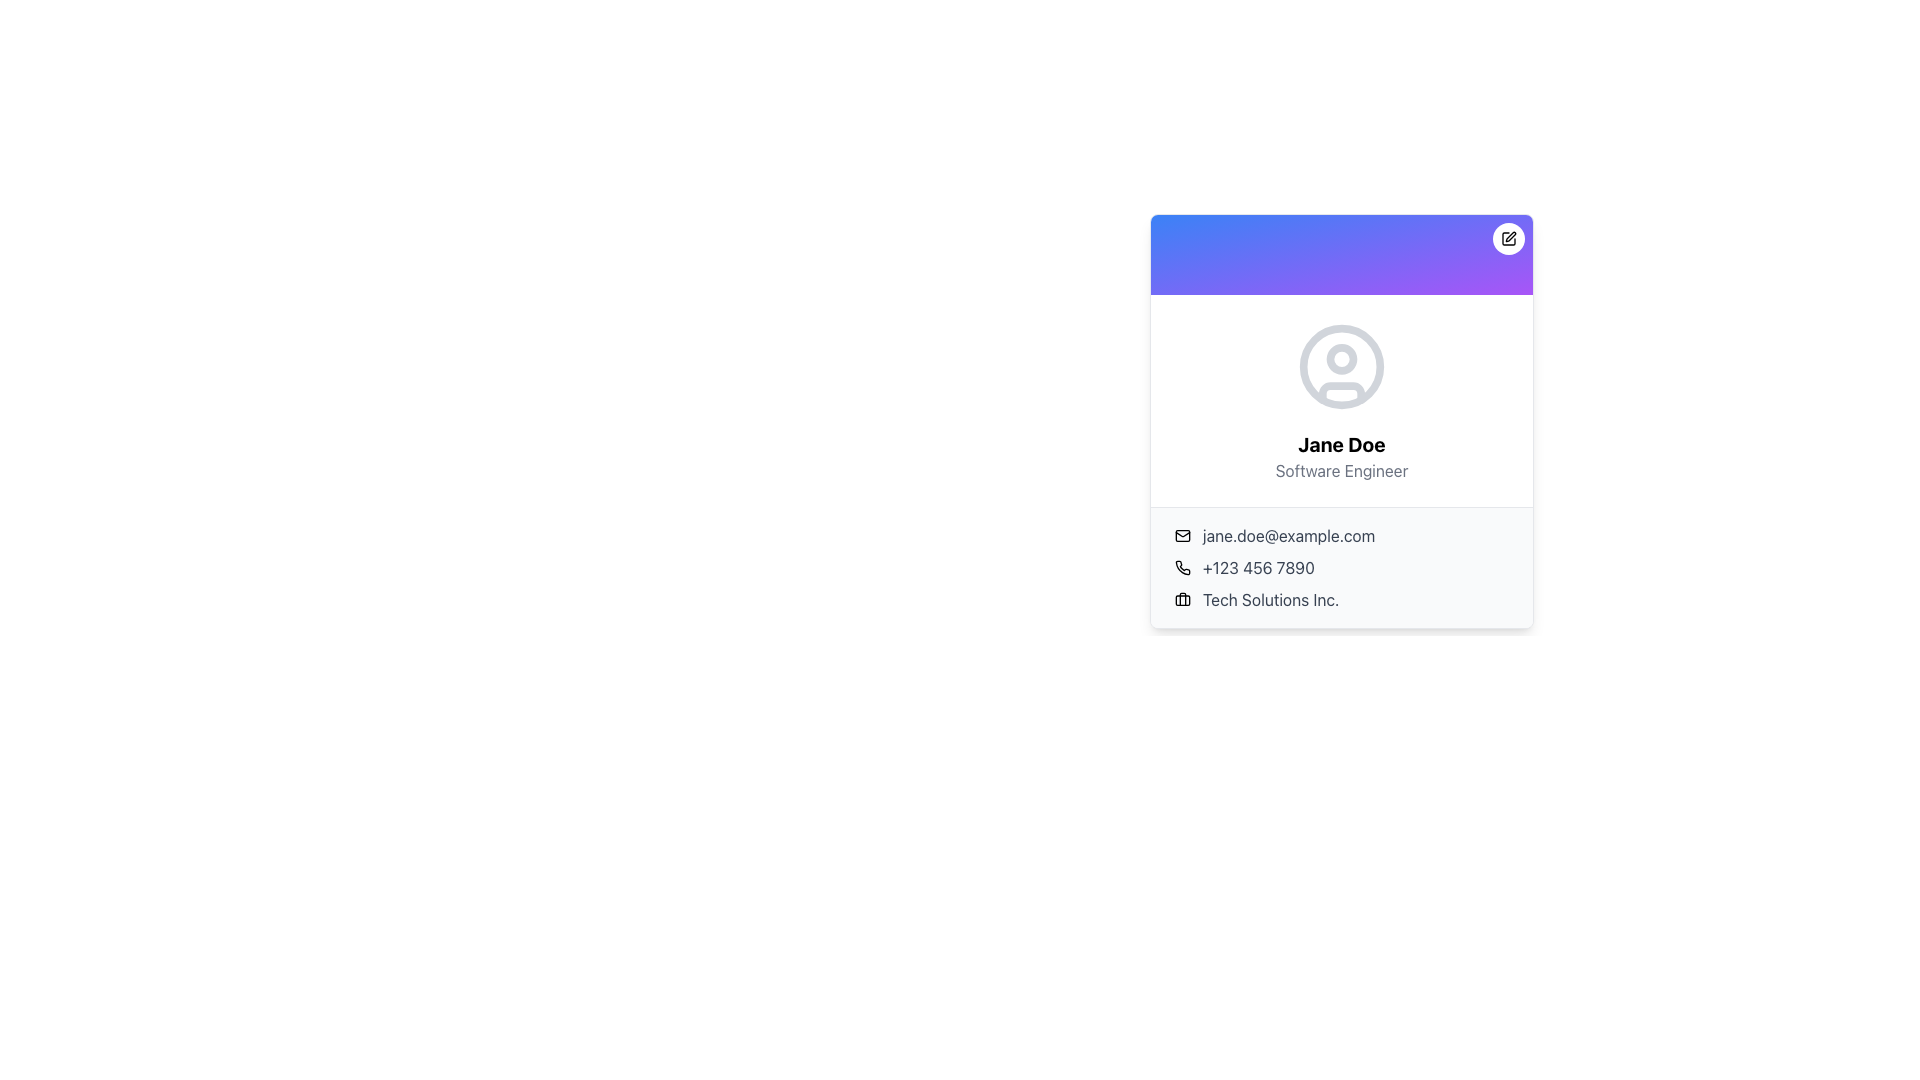  I want to click on the name header text located at the top-center of the personal card, below the profile image and above the 'Software Engineer' text, so click(1342, 443).